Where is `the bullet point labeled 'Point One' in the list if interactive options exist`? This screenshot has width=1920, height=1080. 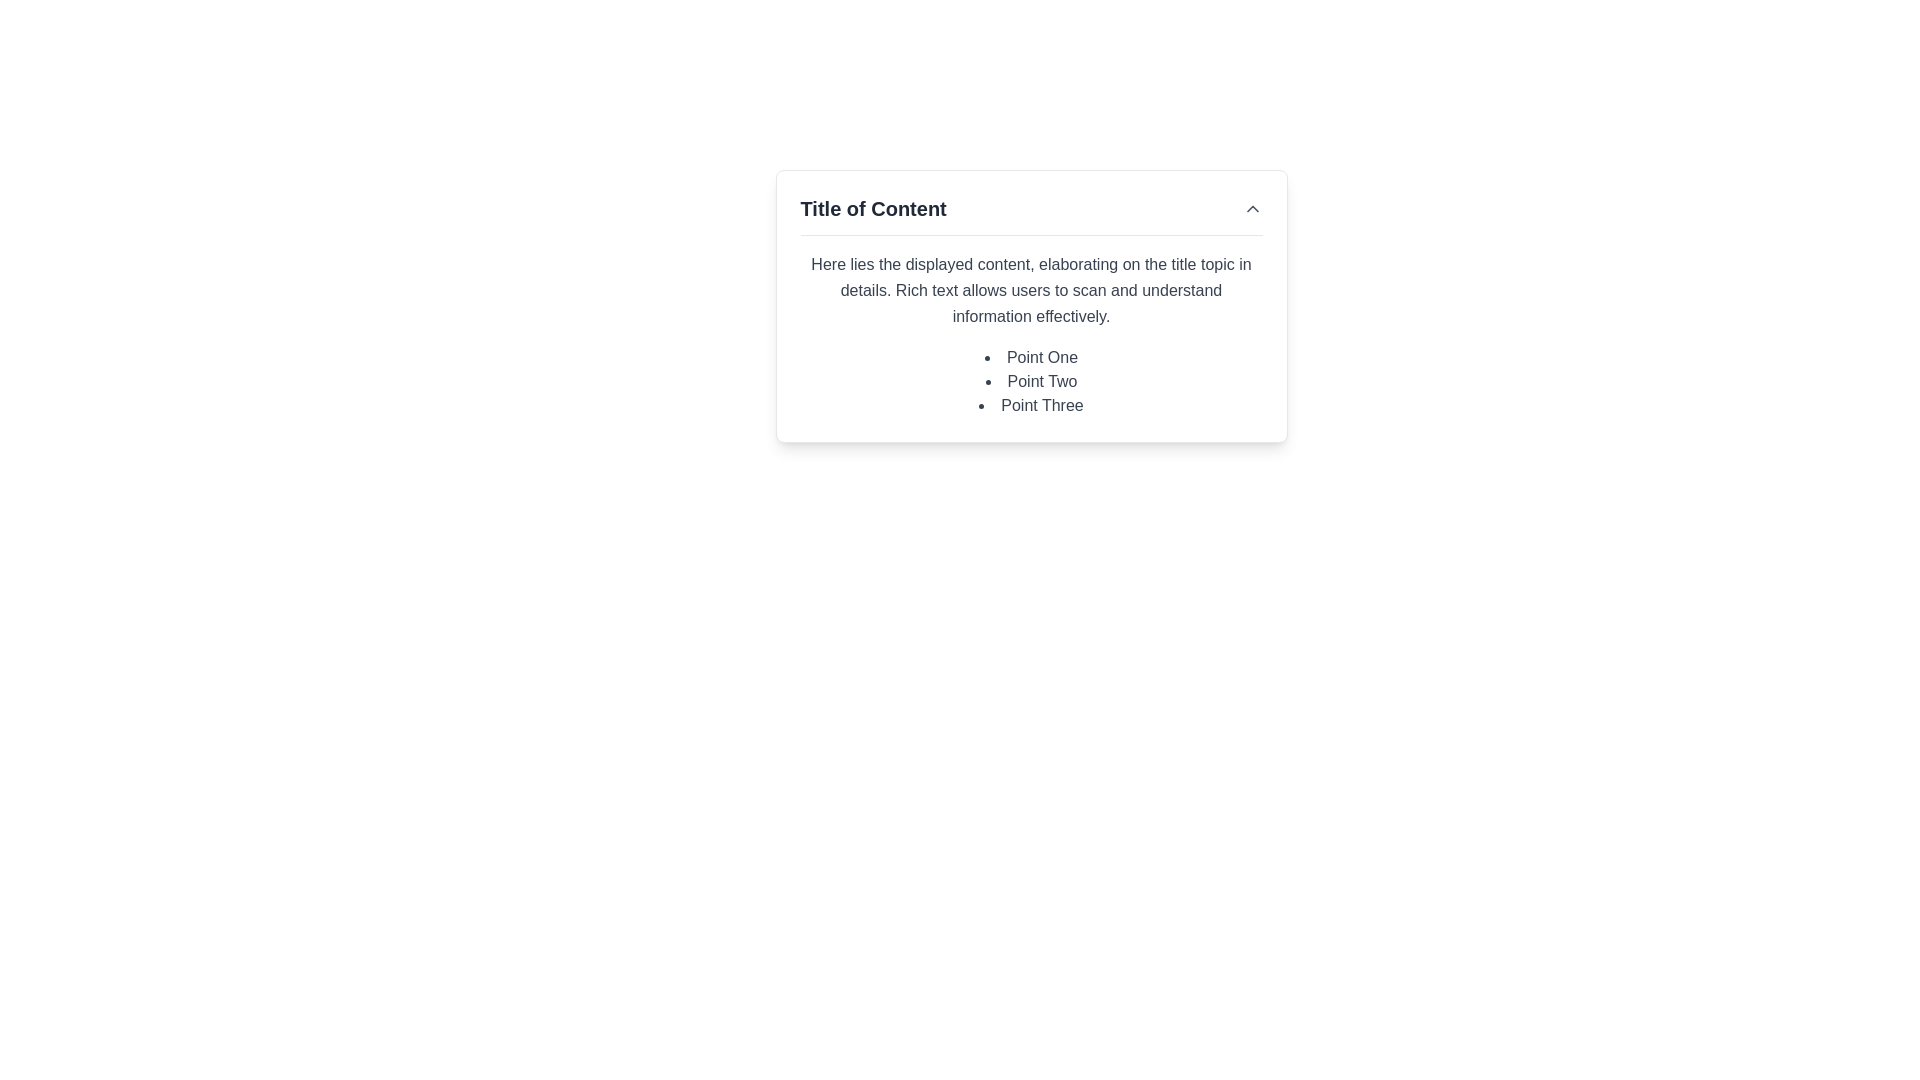 the bullet point labeled 'Point One' in the list if interactive options exist is located at coordinates (1031, 357).